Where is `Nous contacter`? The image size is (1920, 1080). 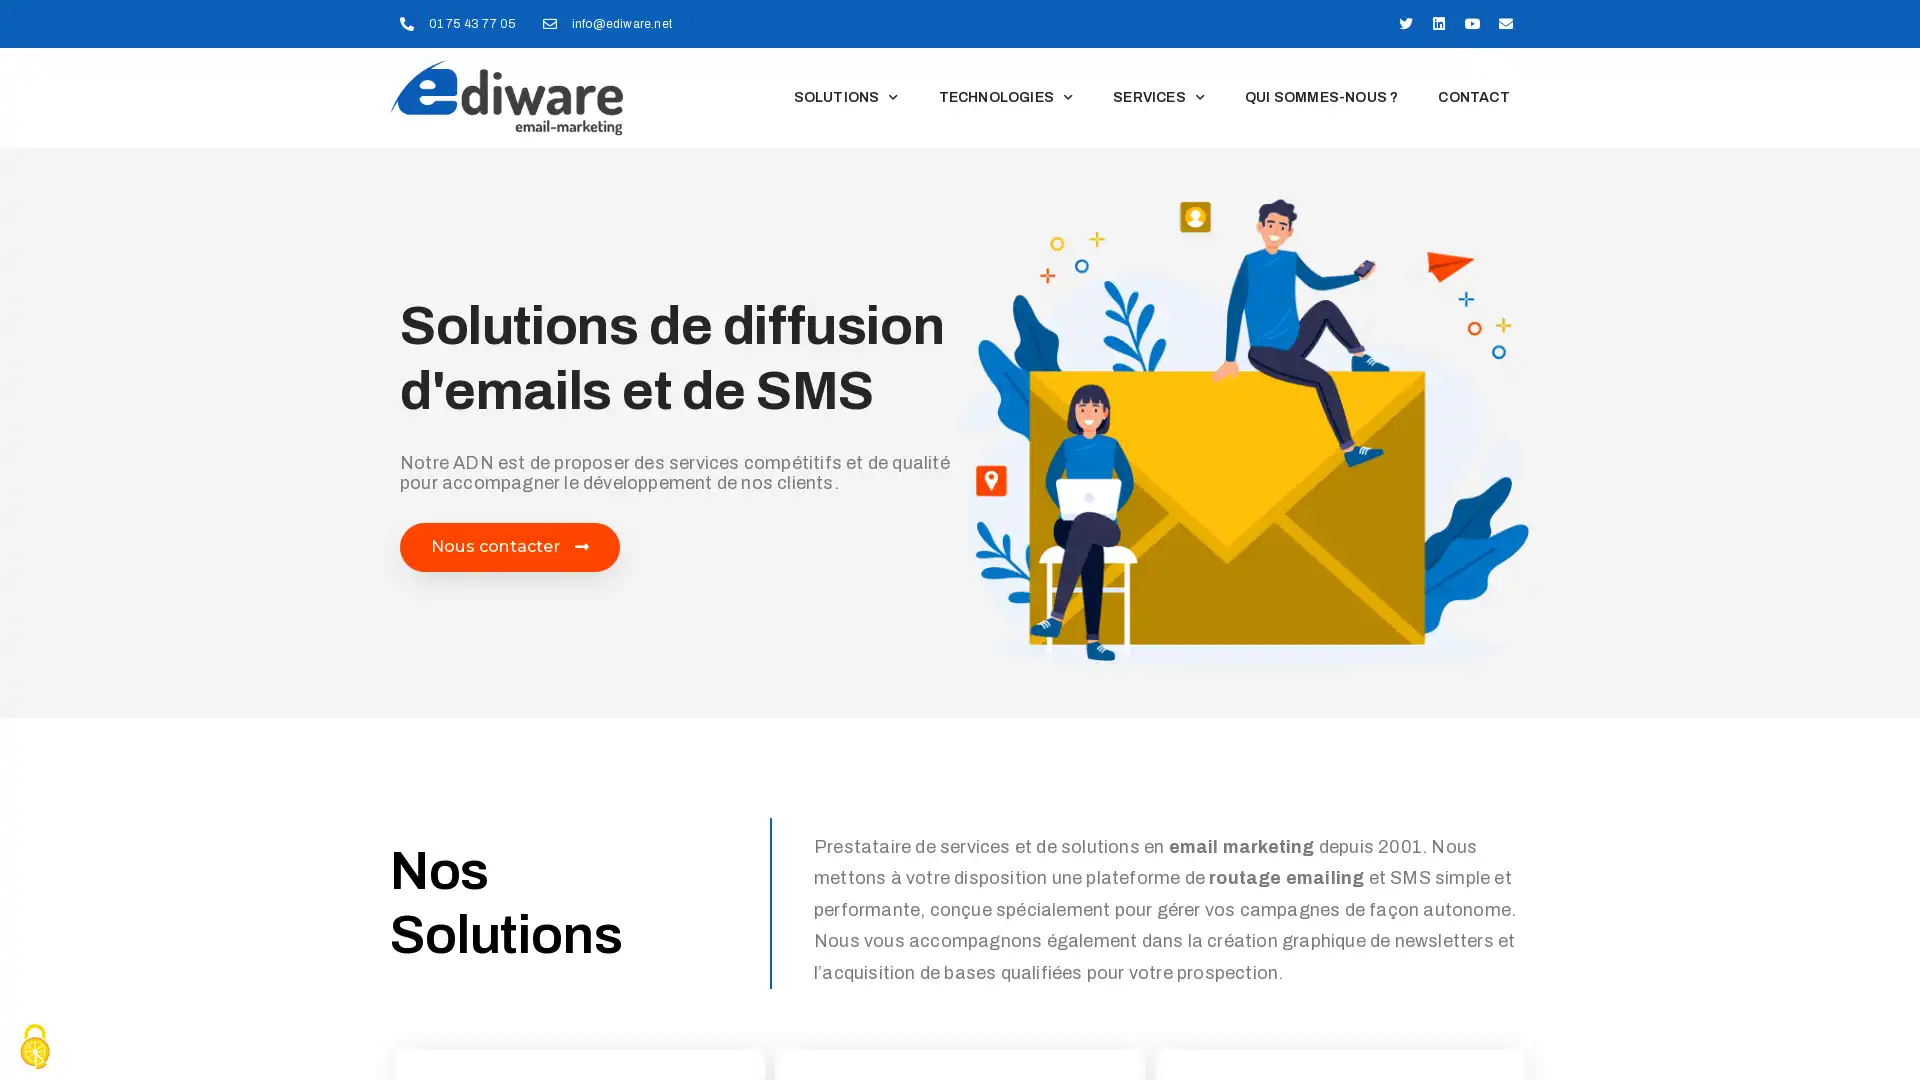
Nous contacter is located at coordinates (509, 547).